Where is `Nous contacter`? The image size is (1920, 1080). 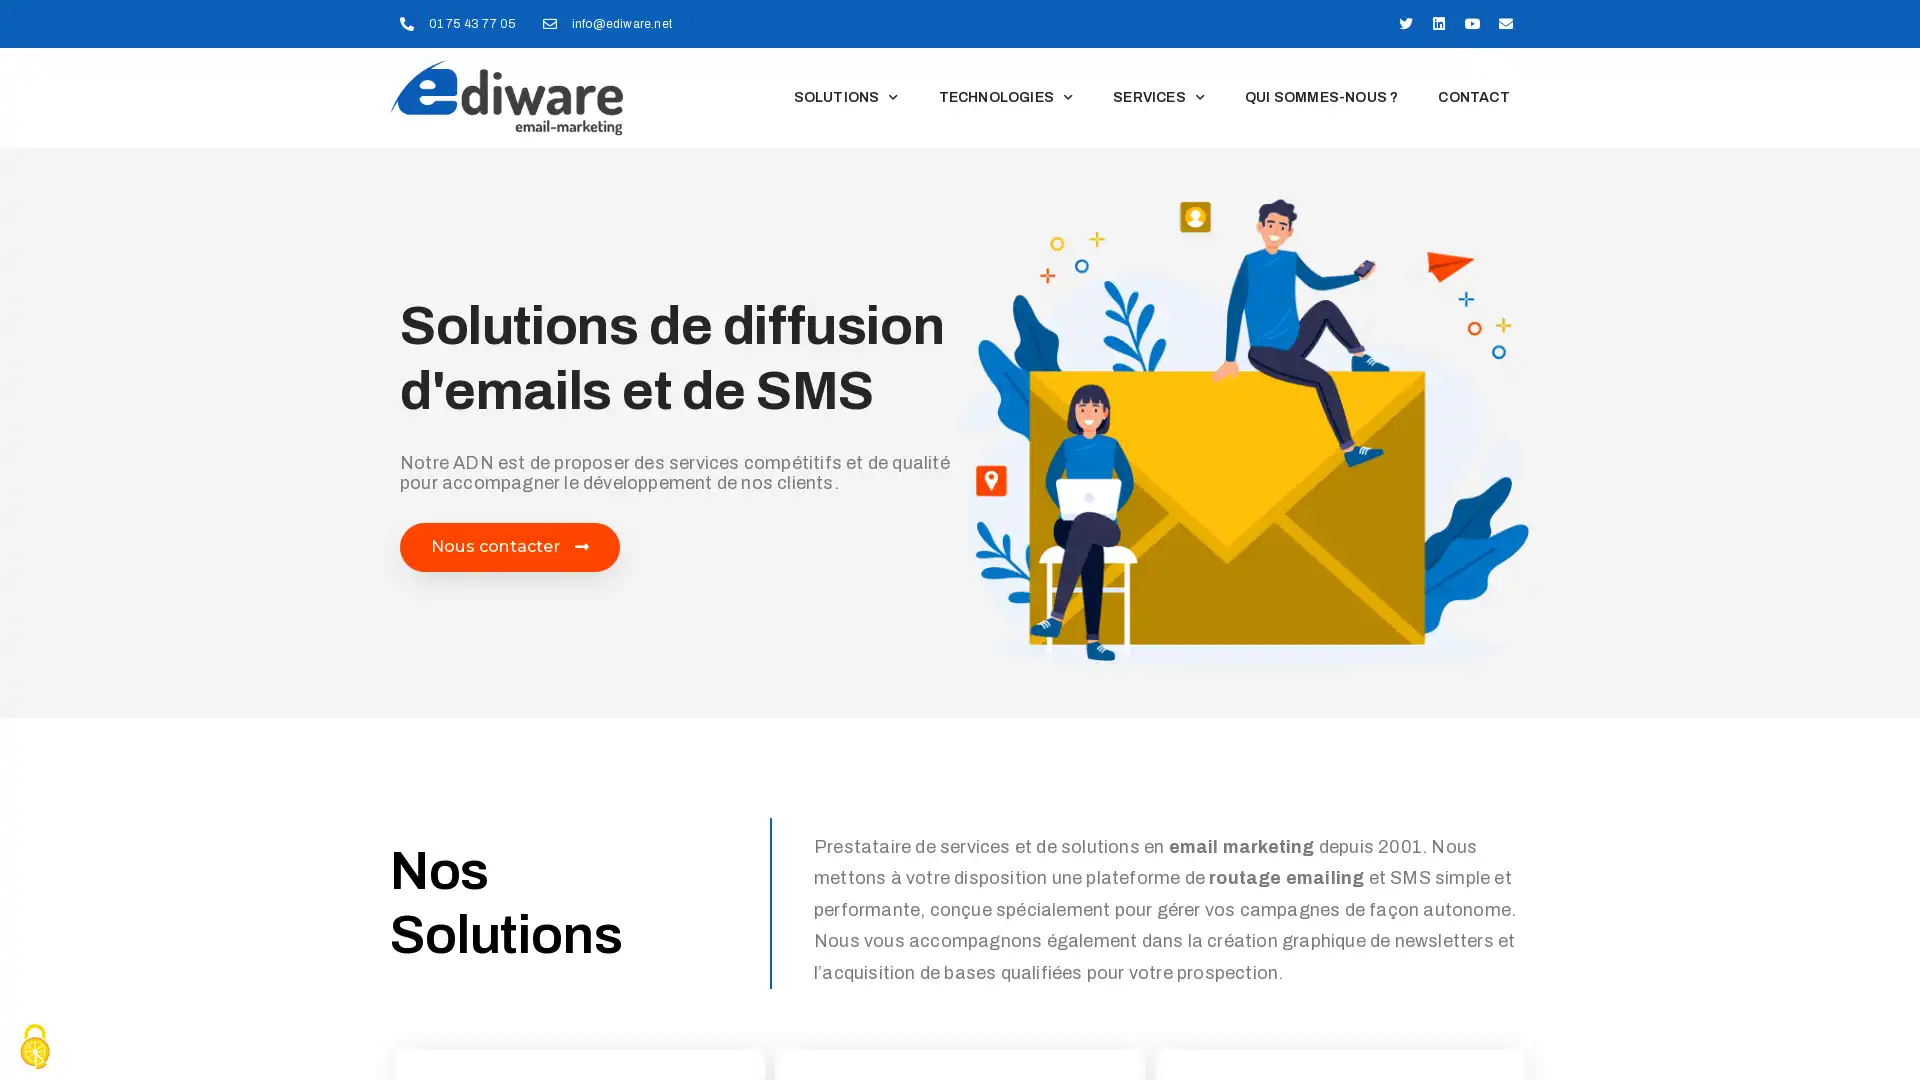
Nous contacter is located at coordinates (509, 547).